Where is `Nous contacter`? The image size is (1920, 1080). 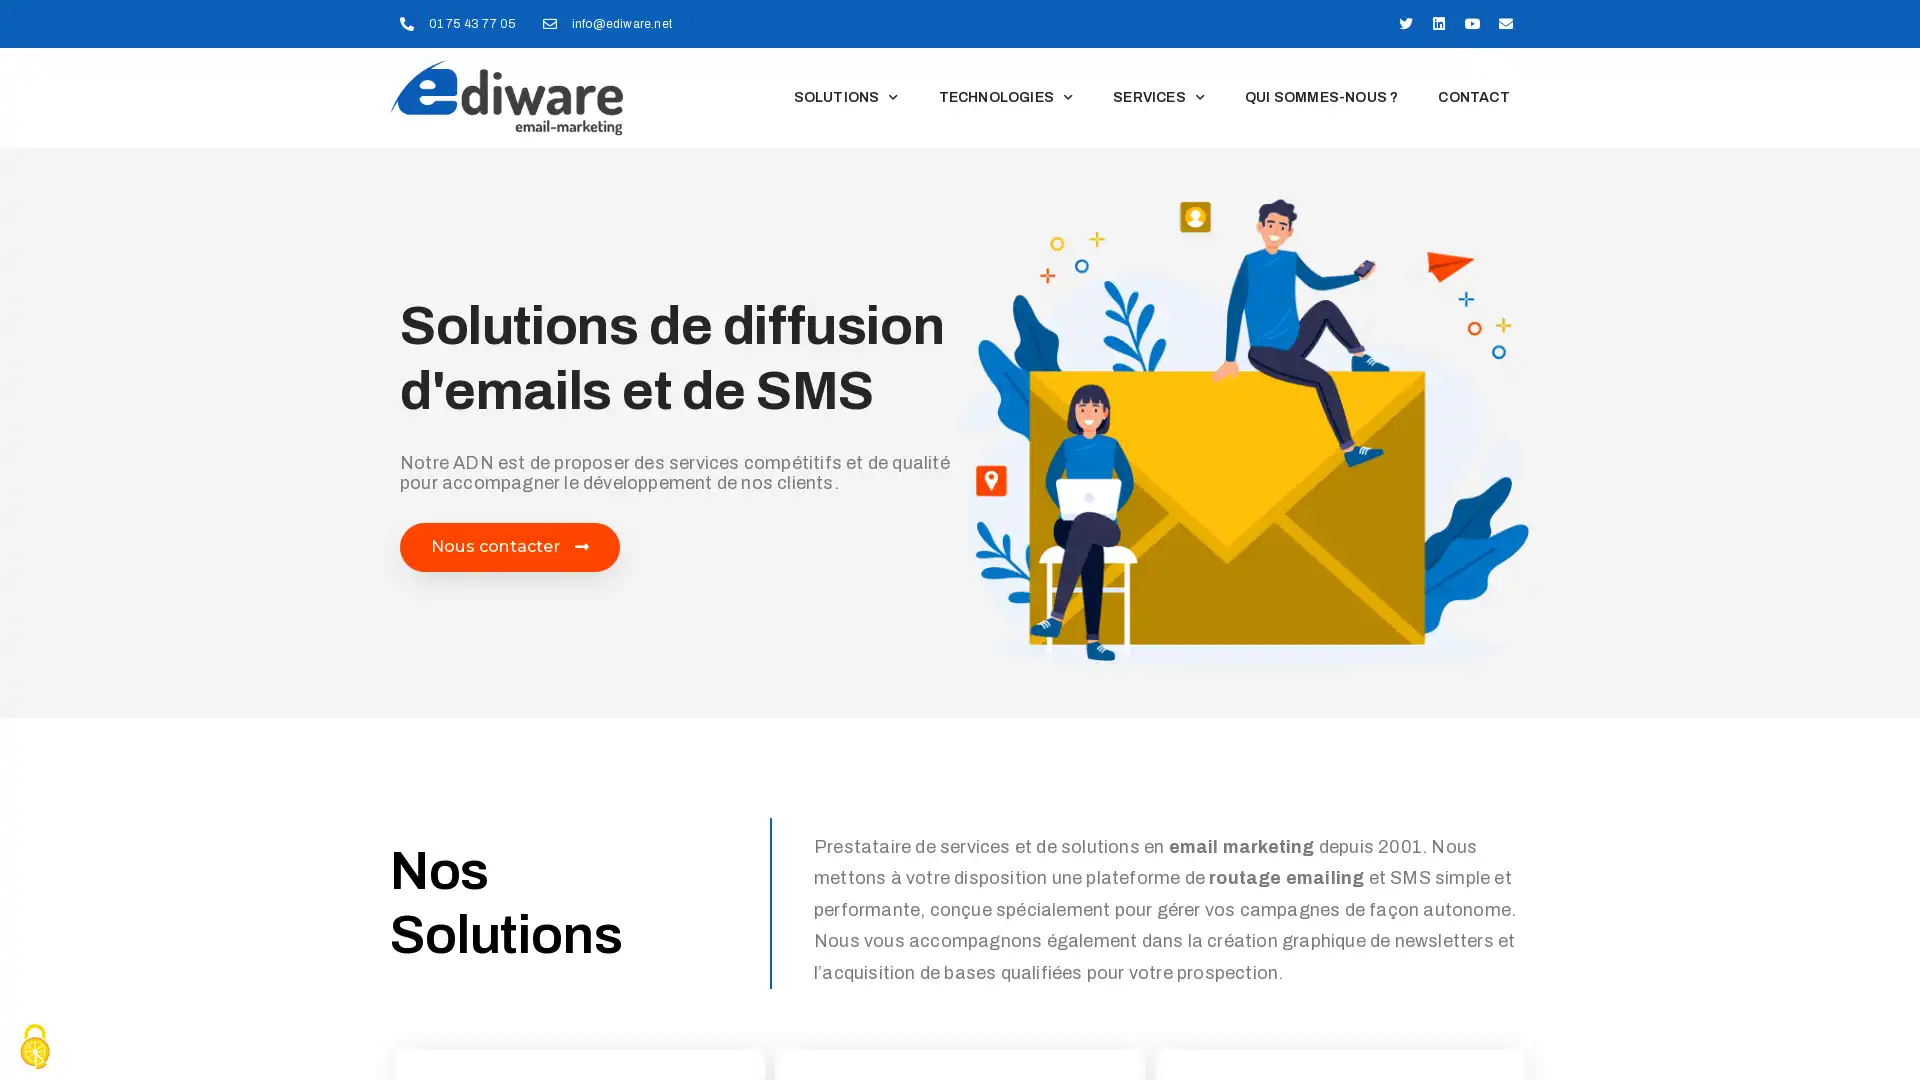
Nous contacter is located at coordinates (509, 547).